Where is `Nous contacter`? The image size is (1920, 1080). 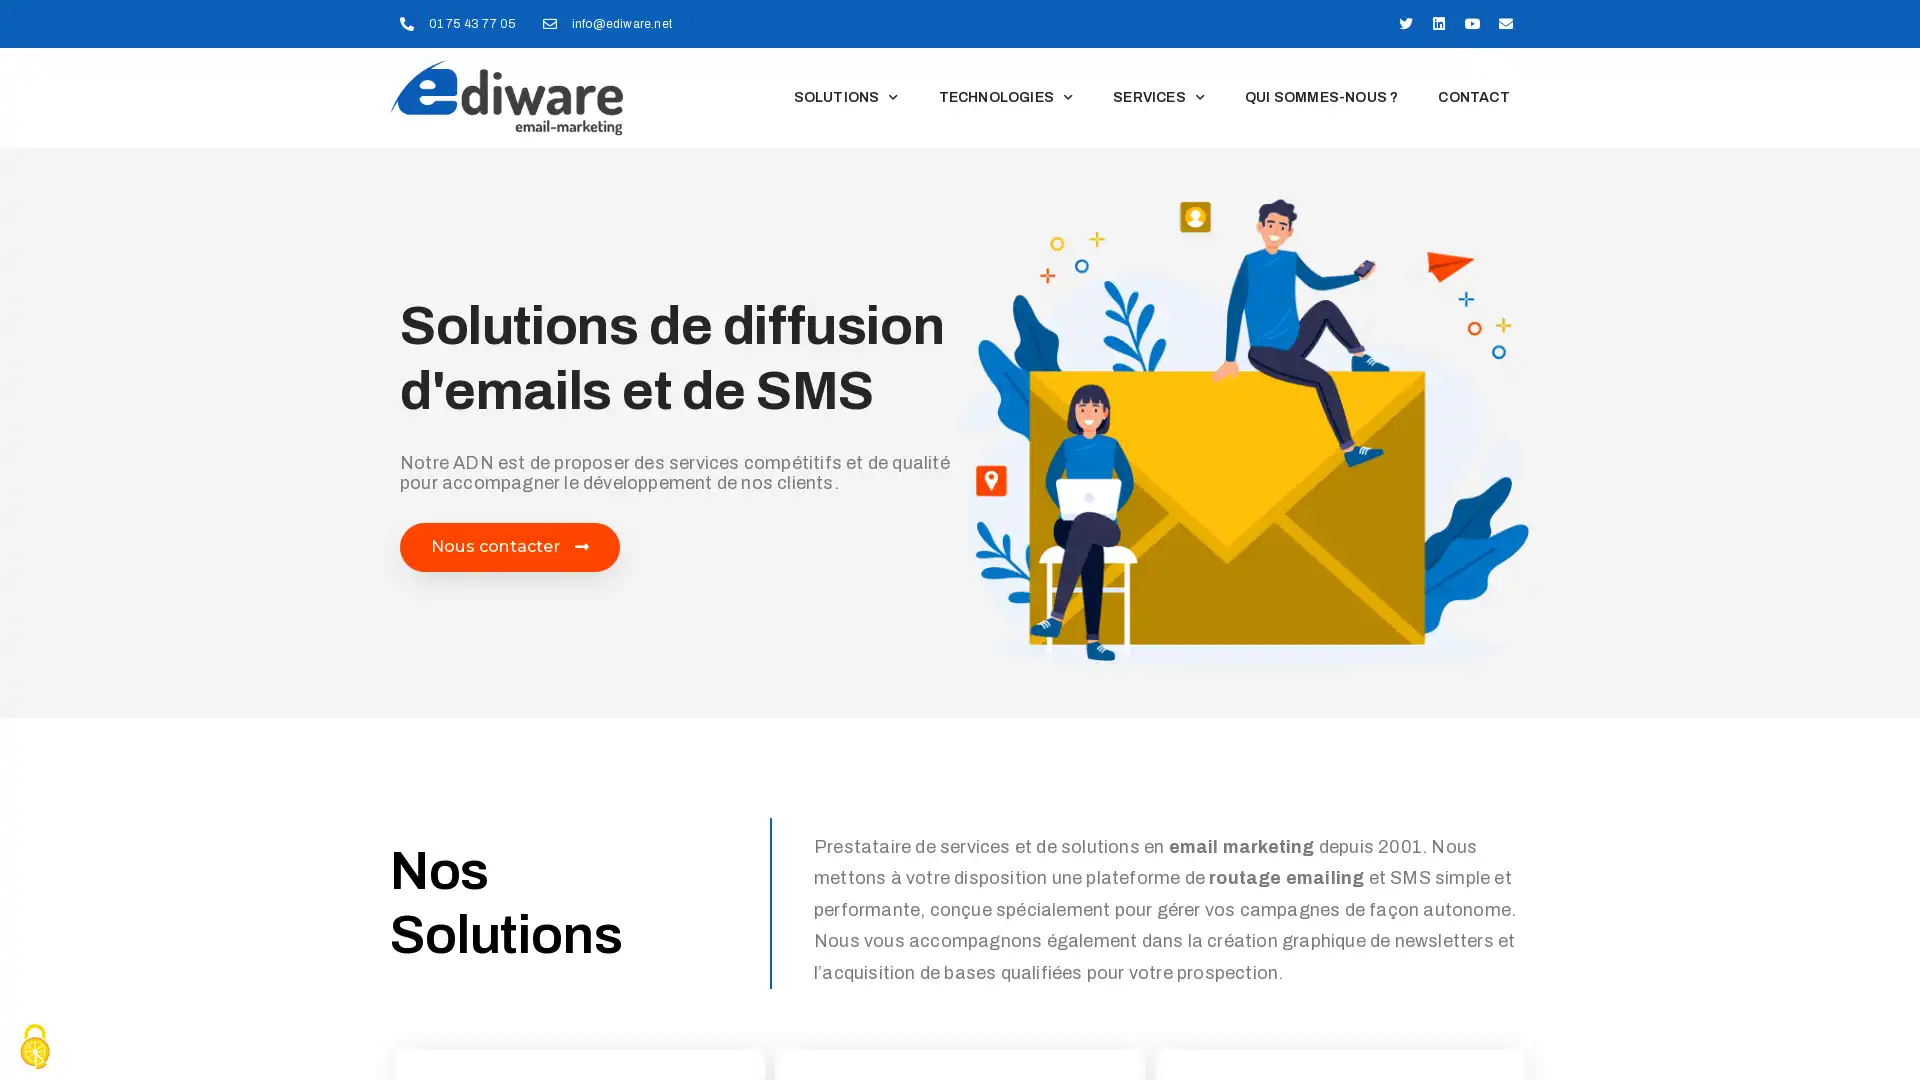
Nous contacter is located at coordinates (509, 547).